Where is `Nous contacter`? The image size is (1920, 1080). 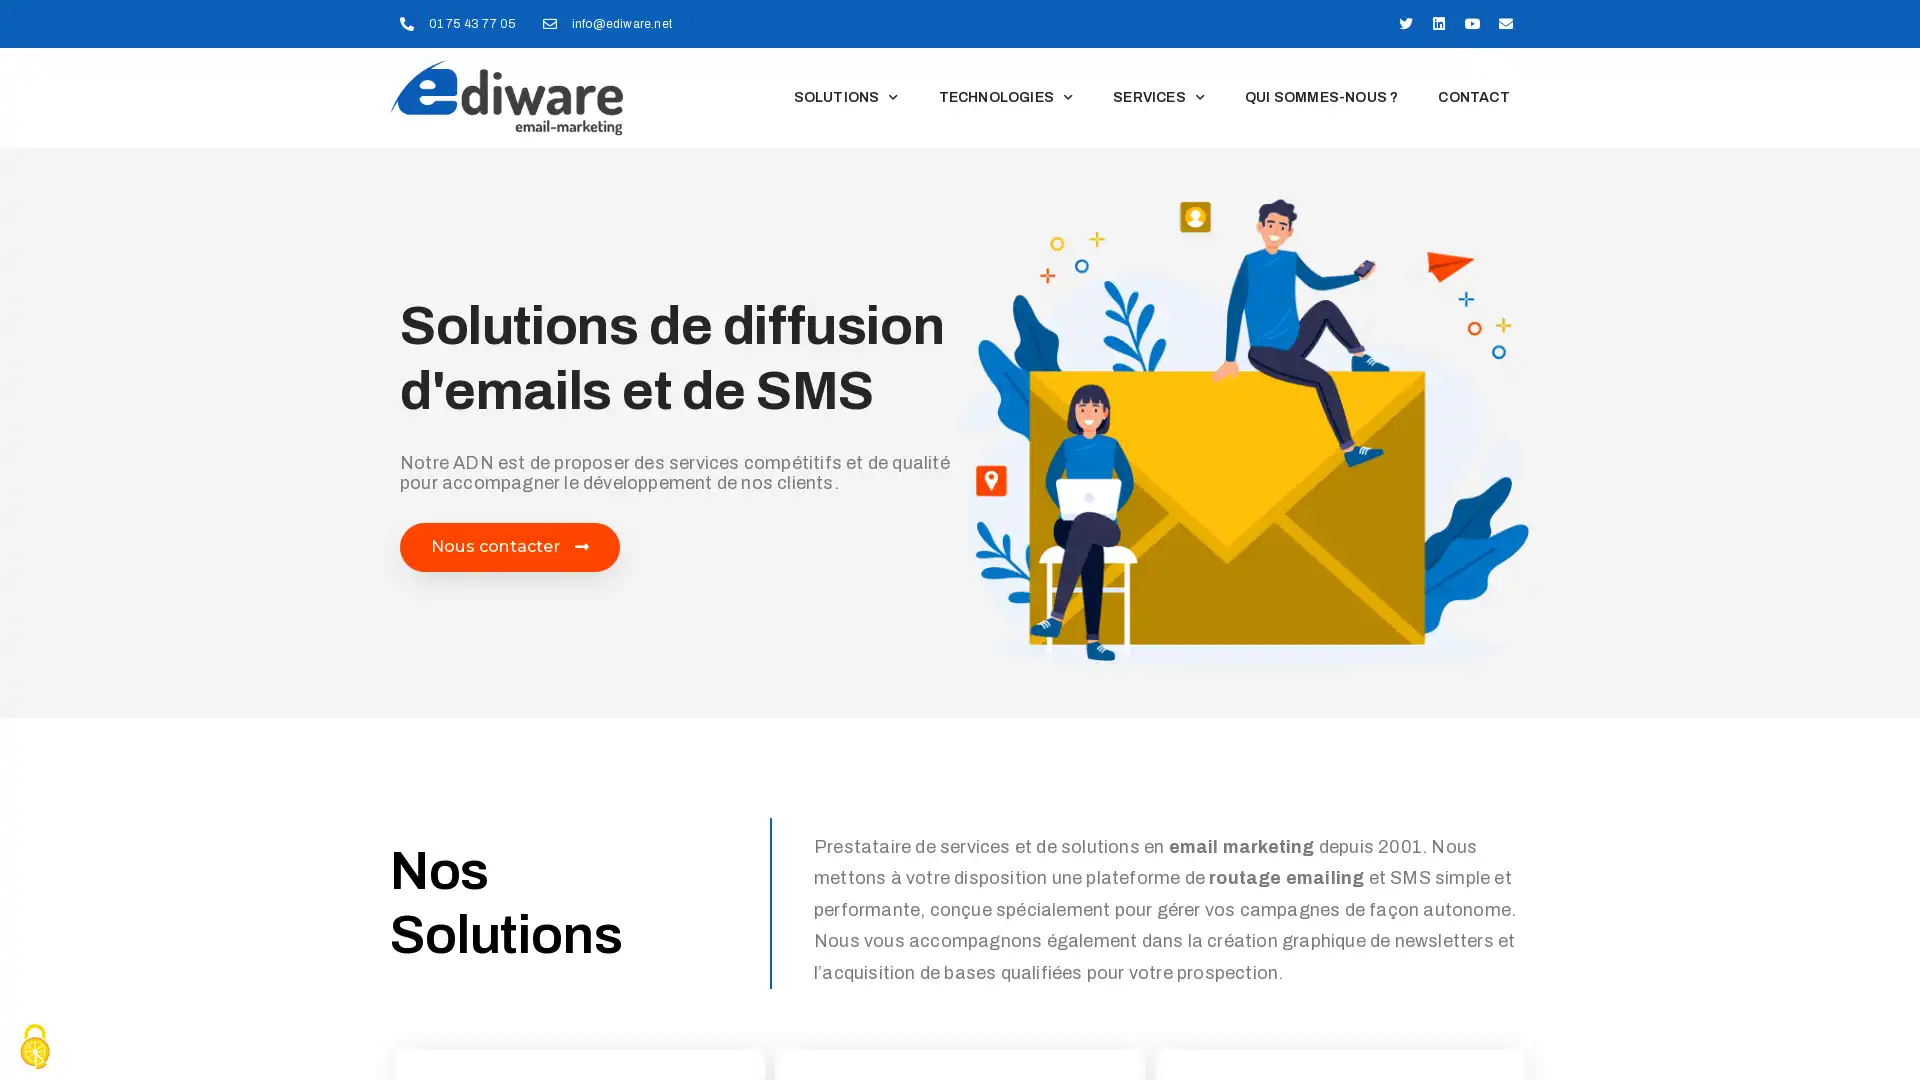
Nous contacter is located at coordinates (509, 547).